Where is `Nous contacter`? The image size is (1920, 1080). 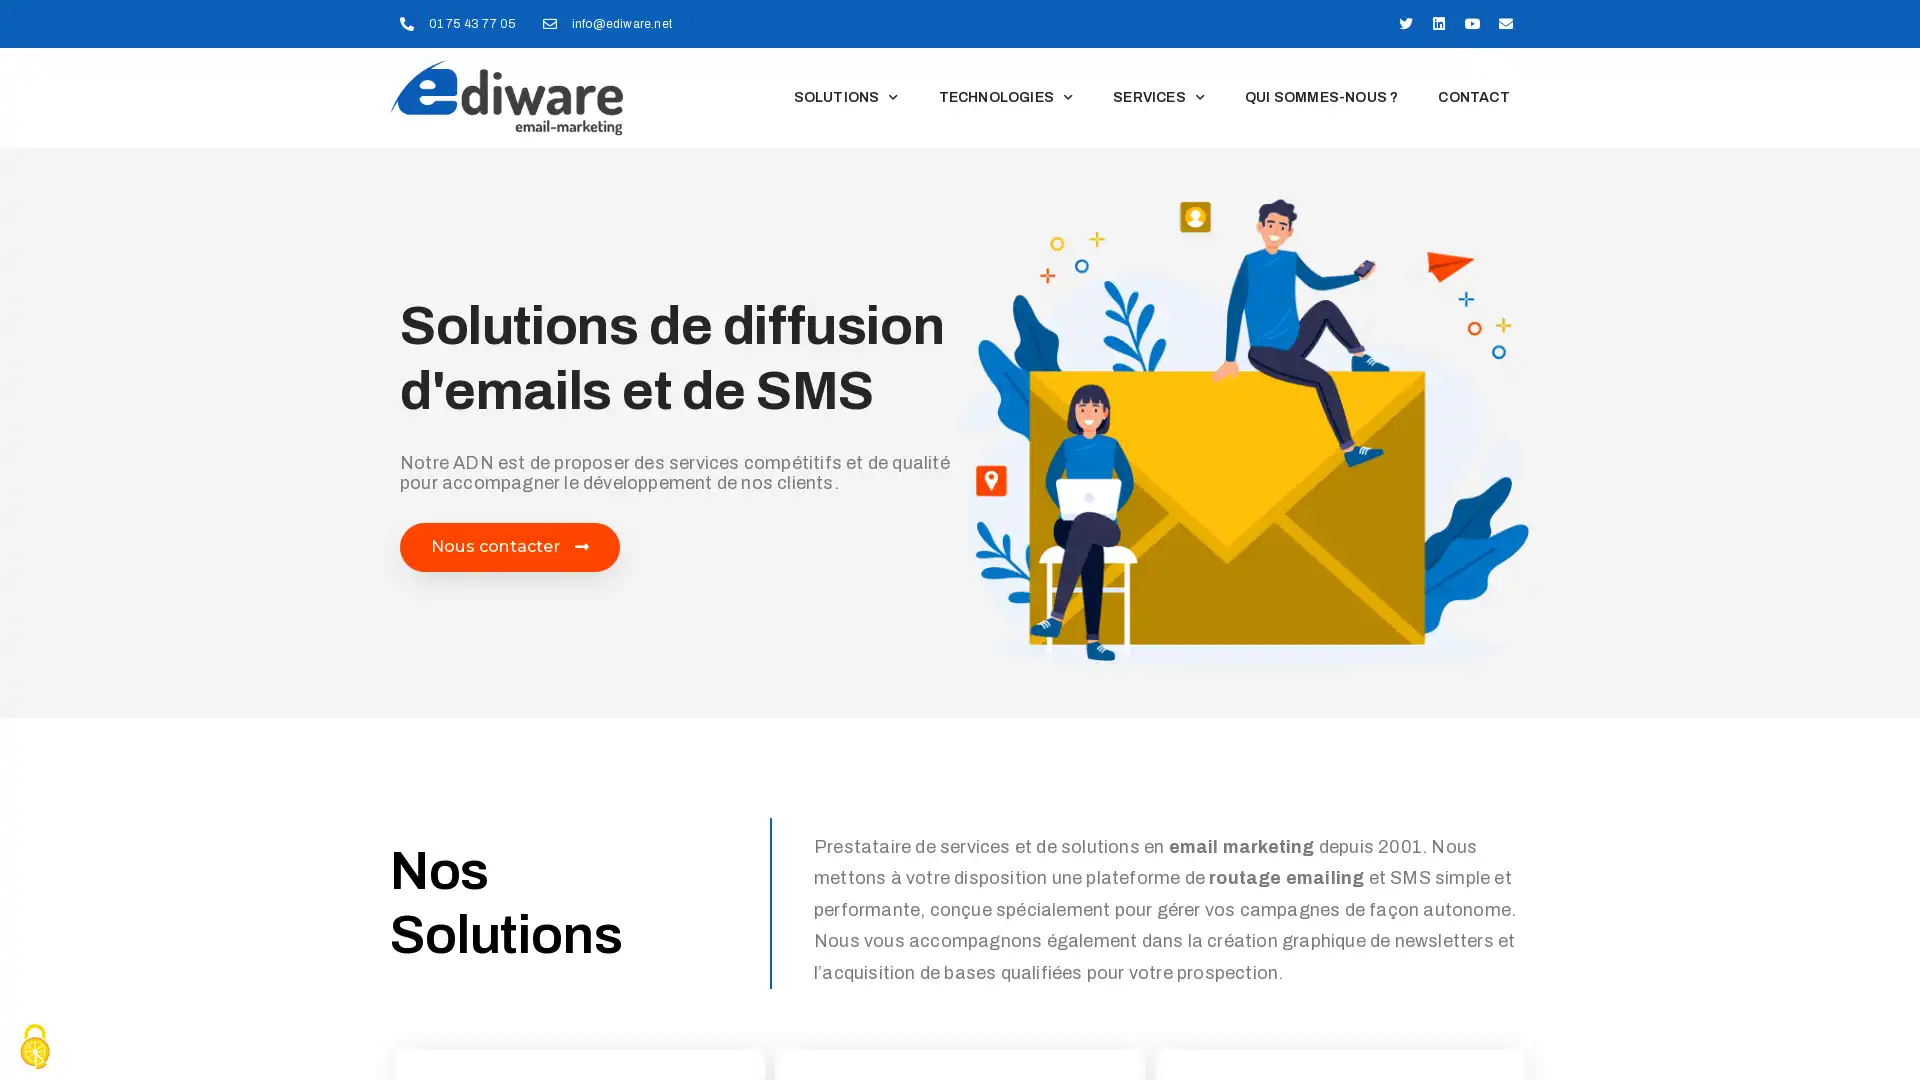
Nous contacter is located at coordinates (509, 547).